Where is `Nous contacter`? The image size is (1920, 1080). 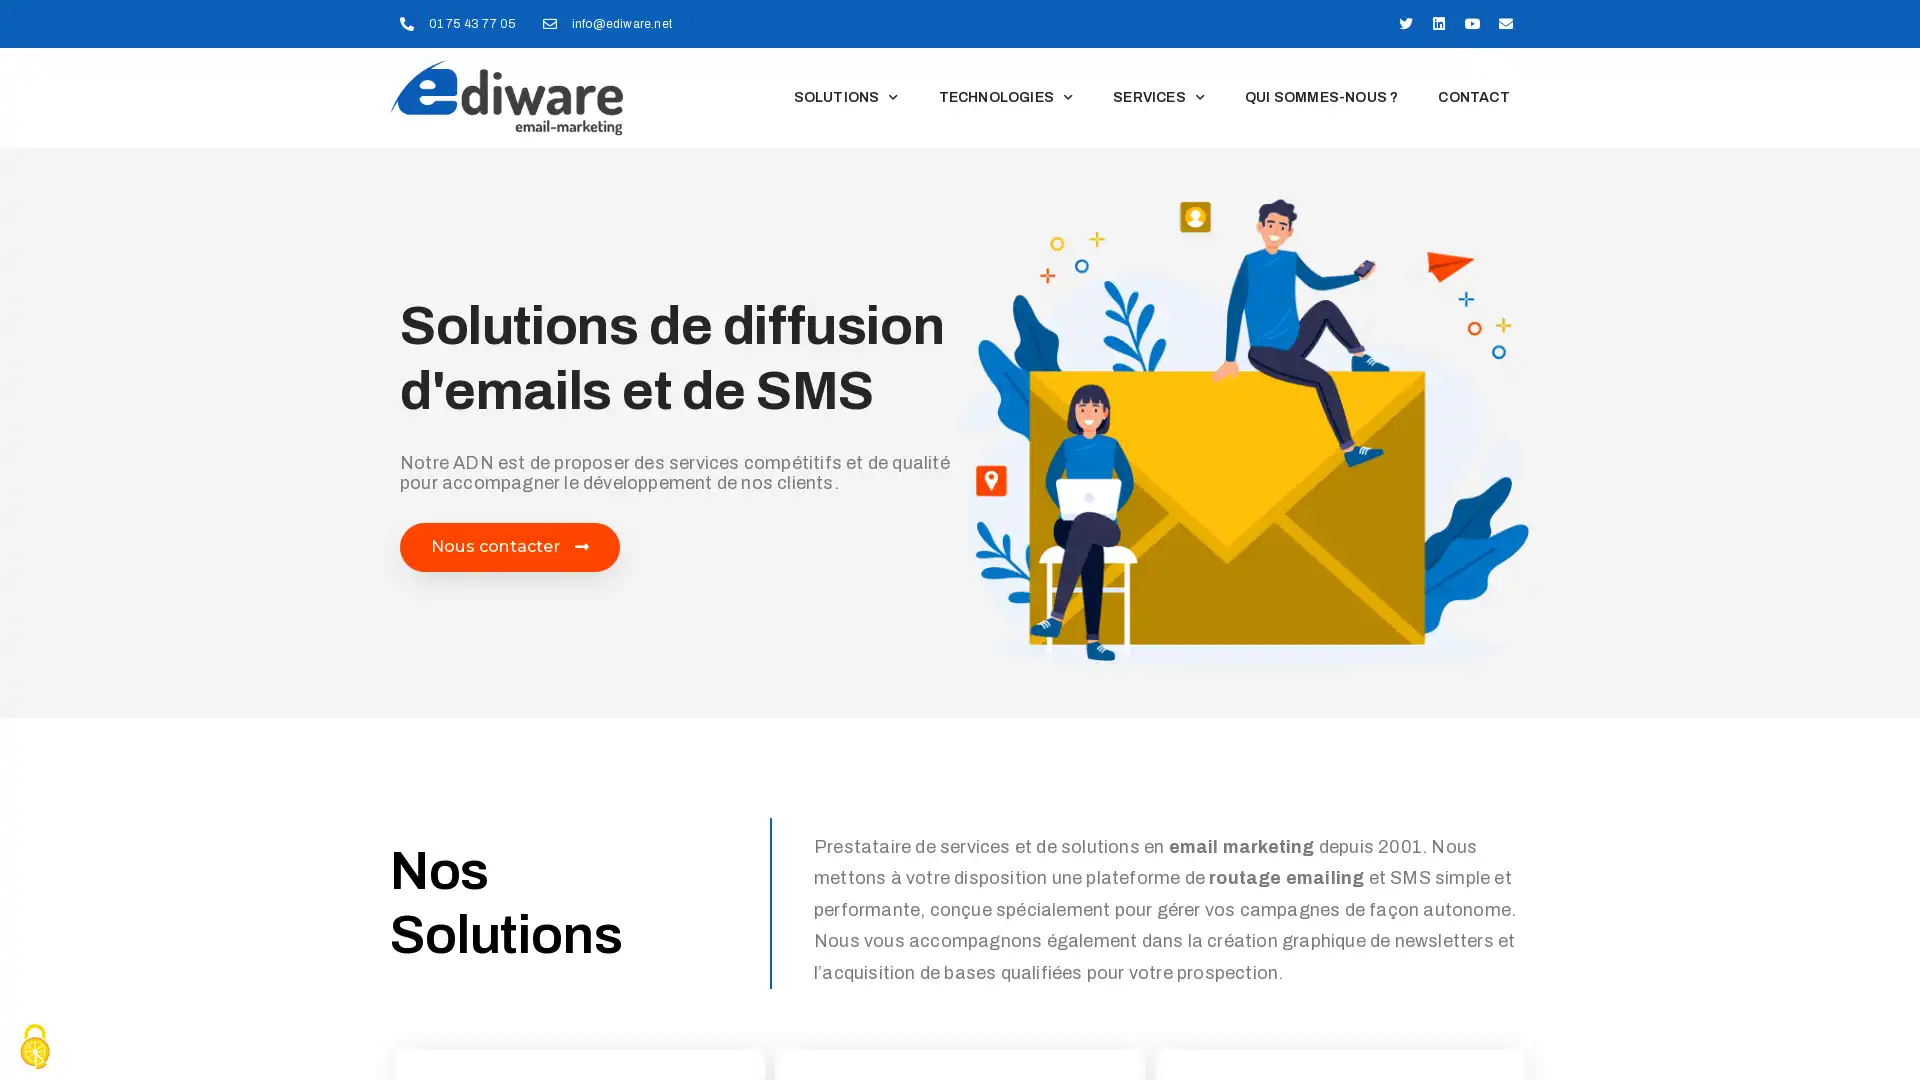
Nous contacter is located at coordinates (509, 547).